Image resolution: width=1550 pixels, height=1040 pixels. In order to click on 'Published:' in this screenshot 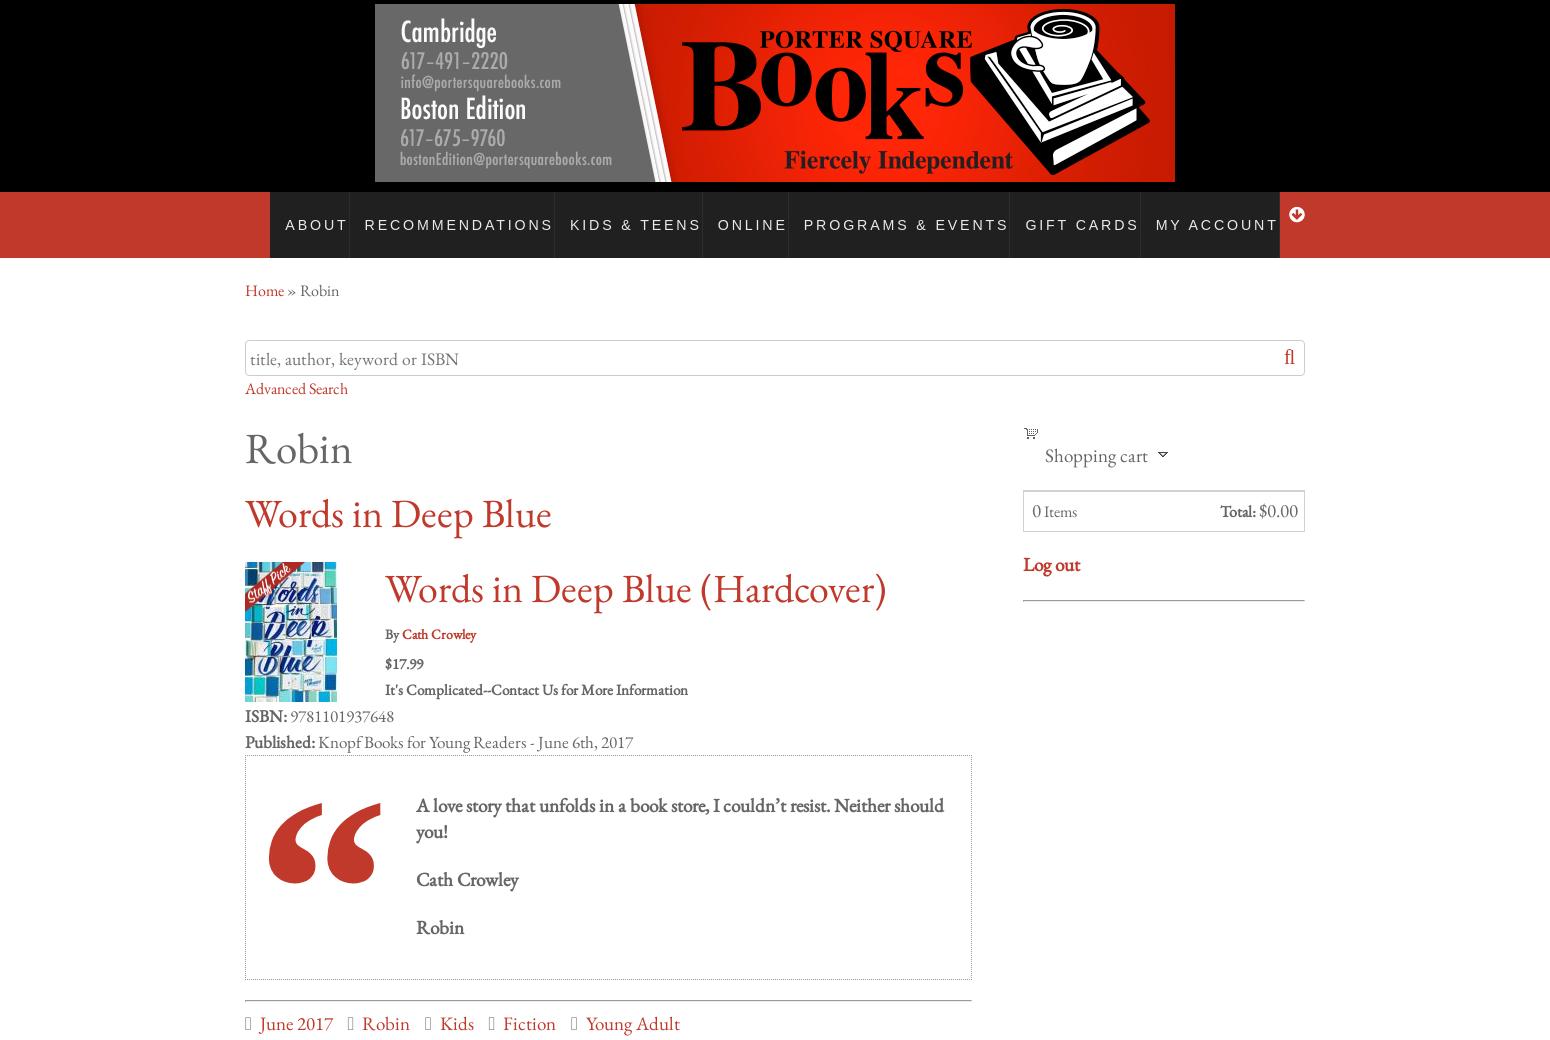, I will do `click(279, 721)`.